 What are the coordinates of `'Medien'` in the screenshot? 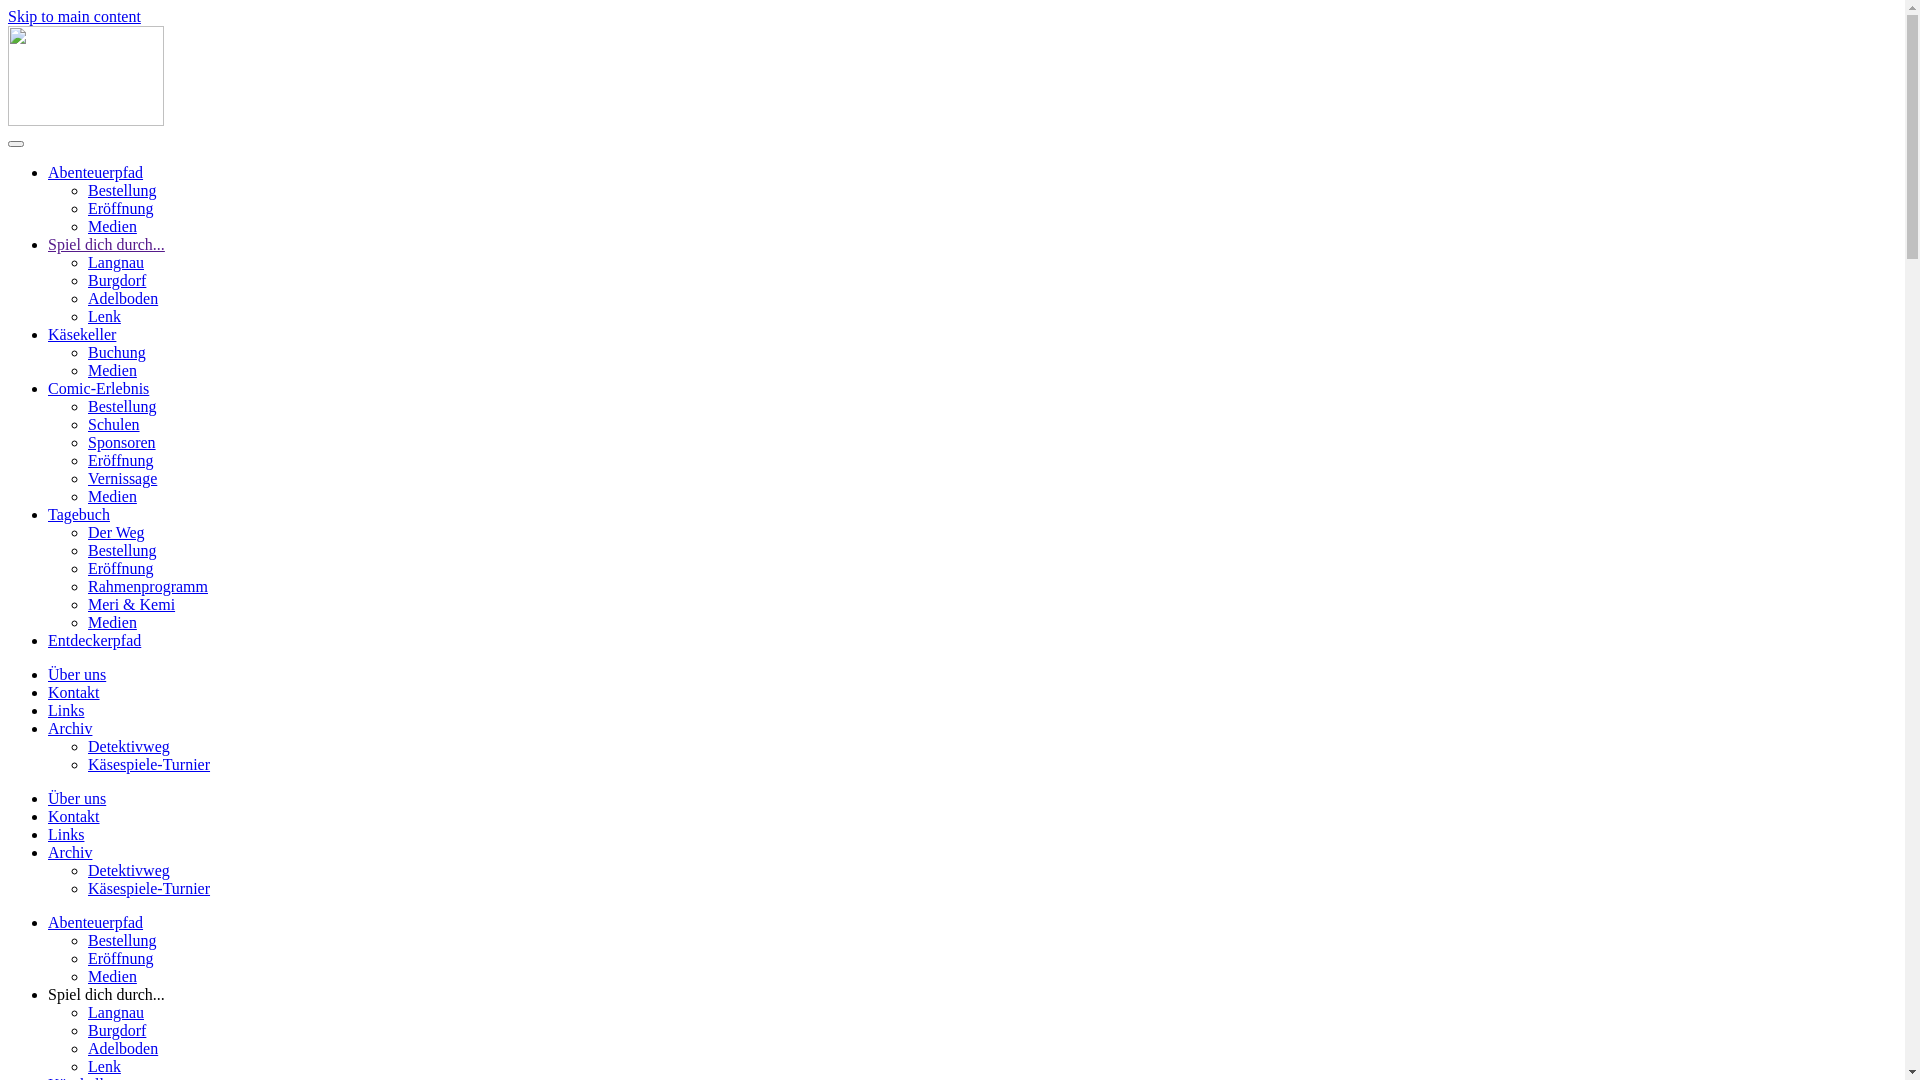 It's located at (111, 975).